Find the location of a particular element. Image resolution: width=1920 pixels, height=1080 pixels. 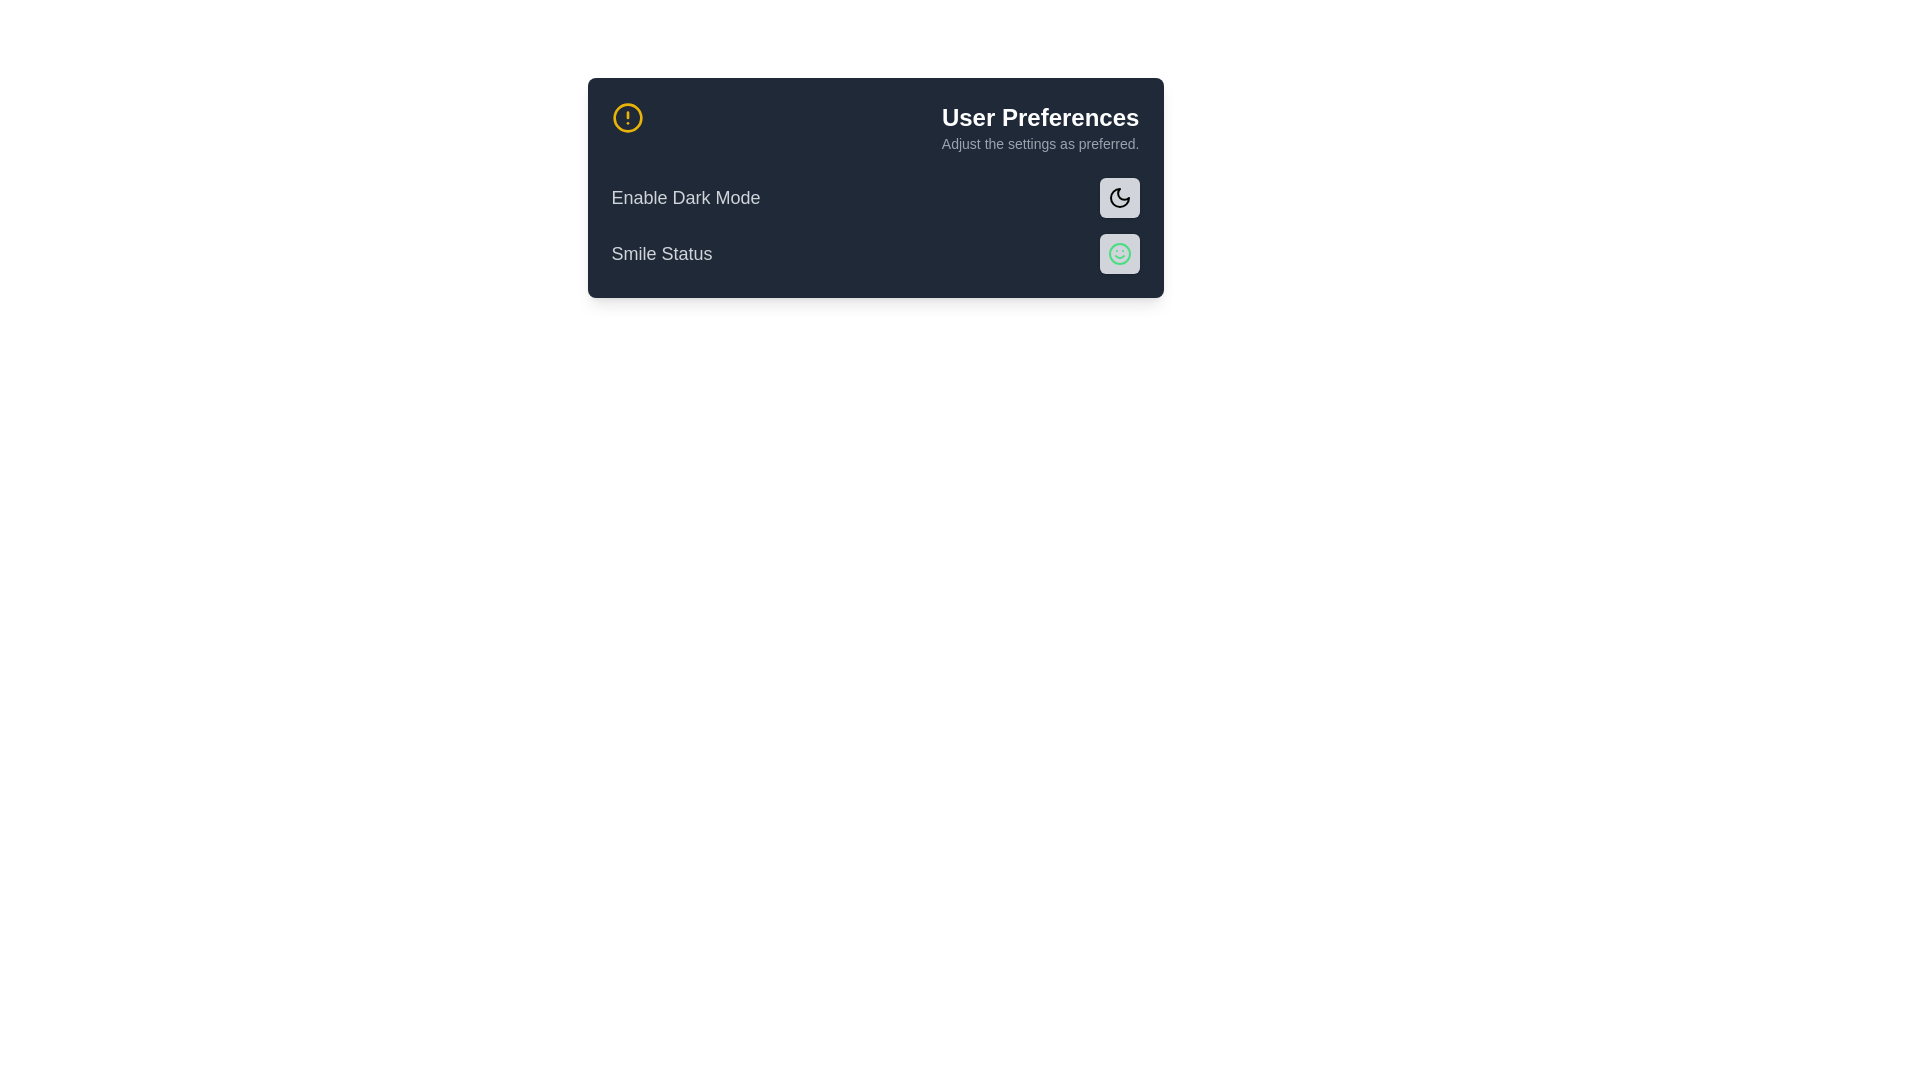

the crescent moon icon located in the top-right section of the modal is located at coordinates (1118, 197).